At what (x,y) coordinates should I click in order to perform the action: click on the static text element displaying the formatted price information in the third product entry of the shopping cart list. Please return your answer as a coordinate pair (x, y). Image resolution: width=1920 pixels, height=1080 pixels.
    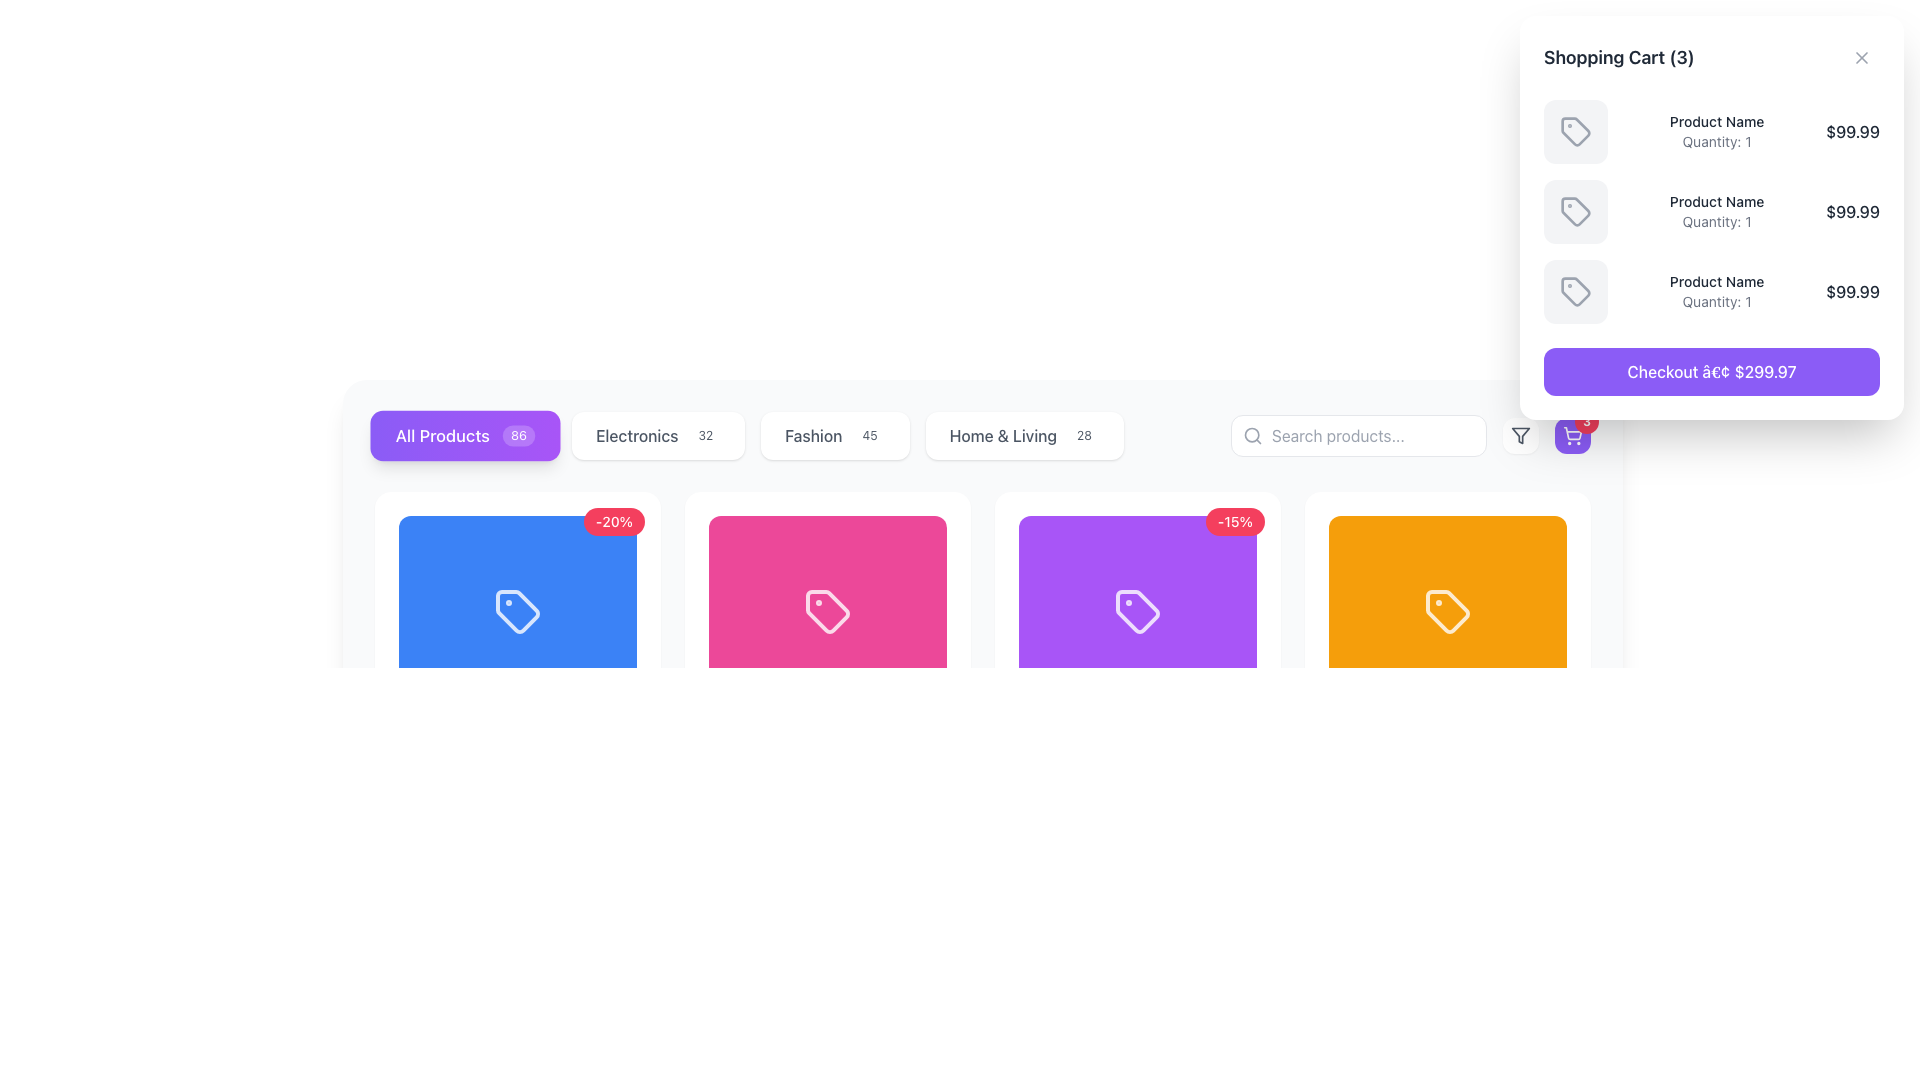
    Looking at the image, I should click on (1851, 292).